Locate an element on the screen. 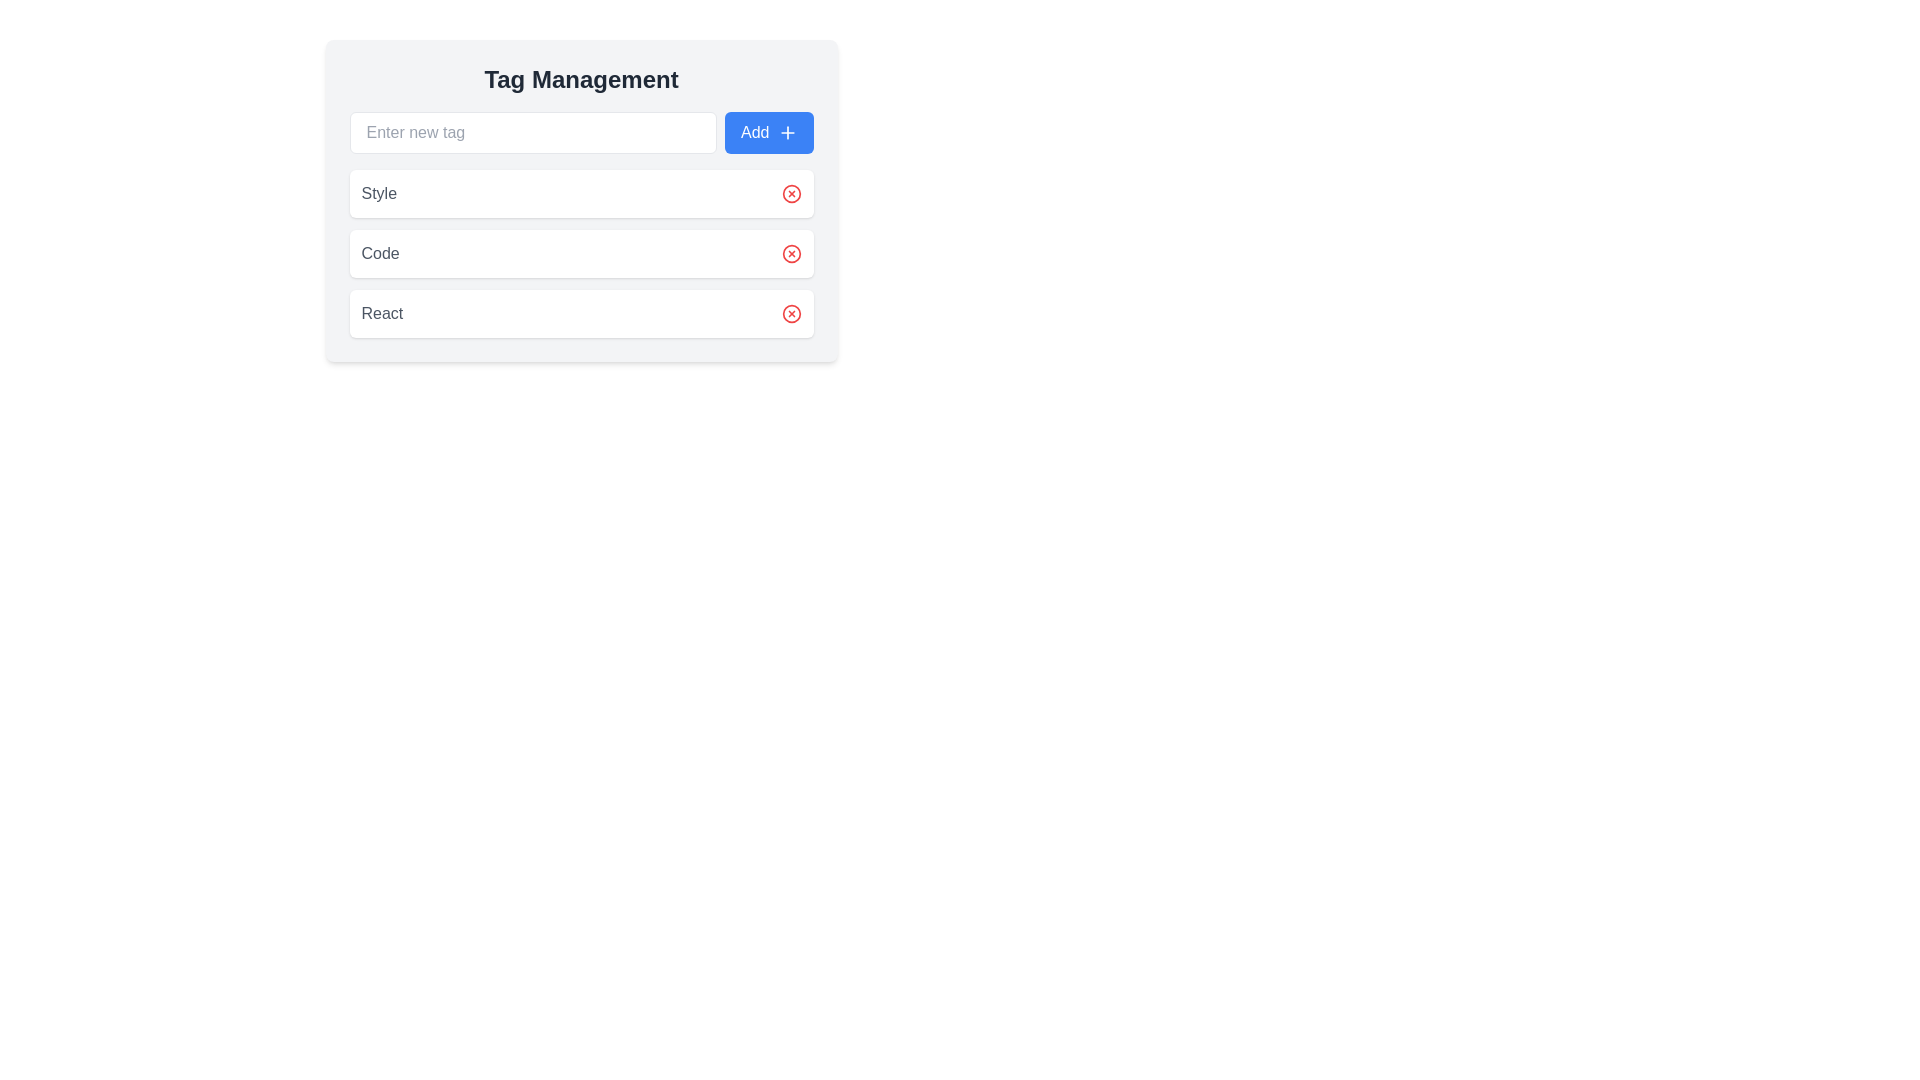 This screenshot has height=1080, width=1920. the delete Icon button located on the right side of the 'Code' entry in the second row under the 'Tag Management' section is located at coordinates (790, 253).